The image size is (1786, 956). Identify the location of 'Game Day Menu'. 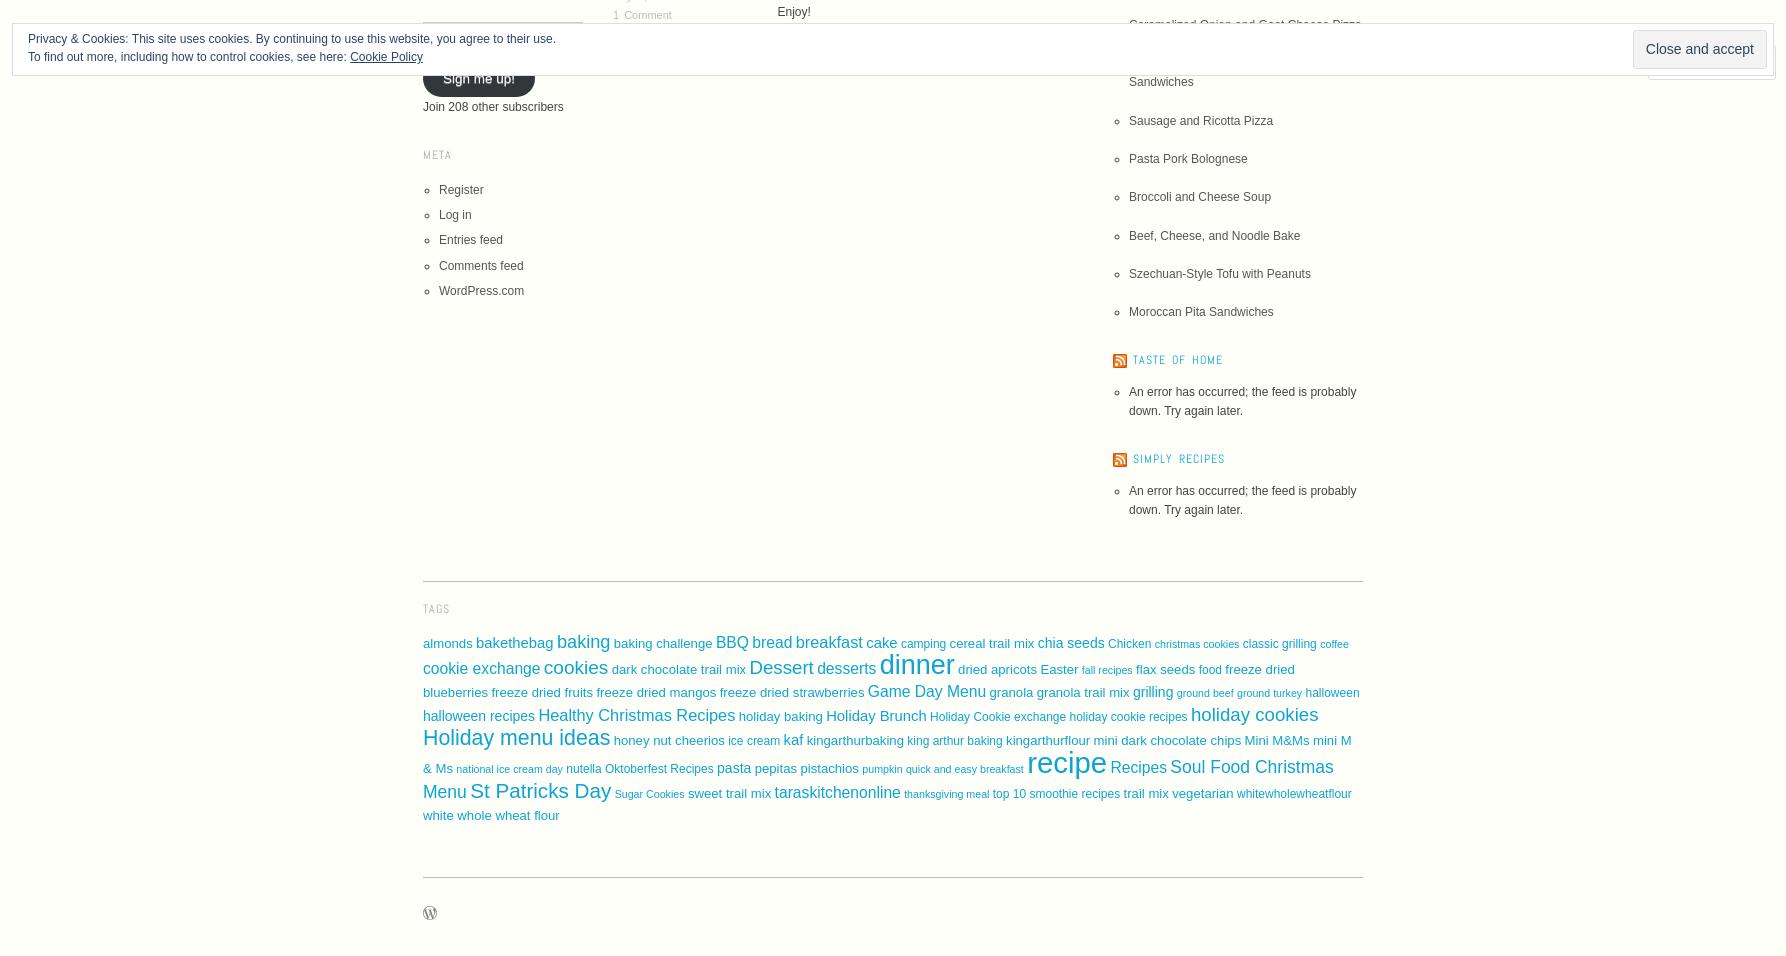
(926, 691).